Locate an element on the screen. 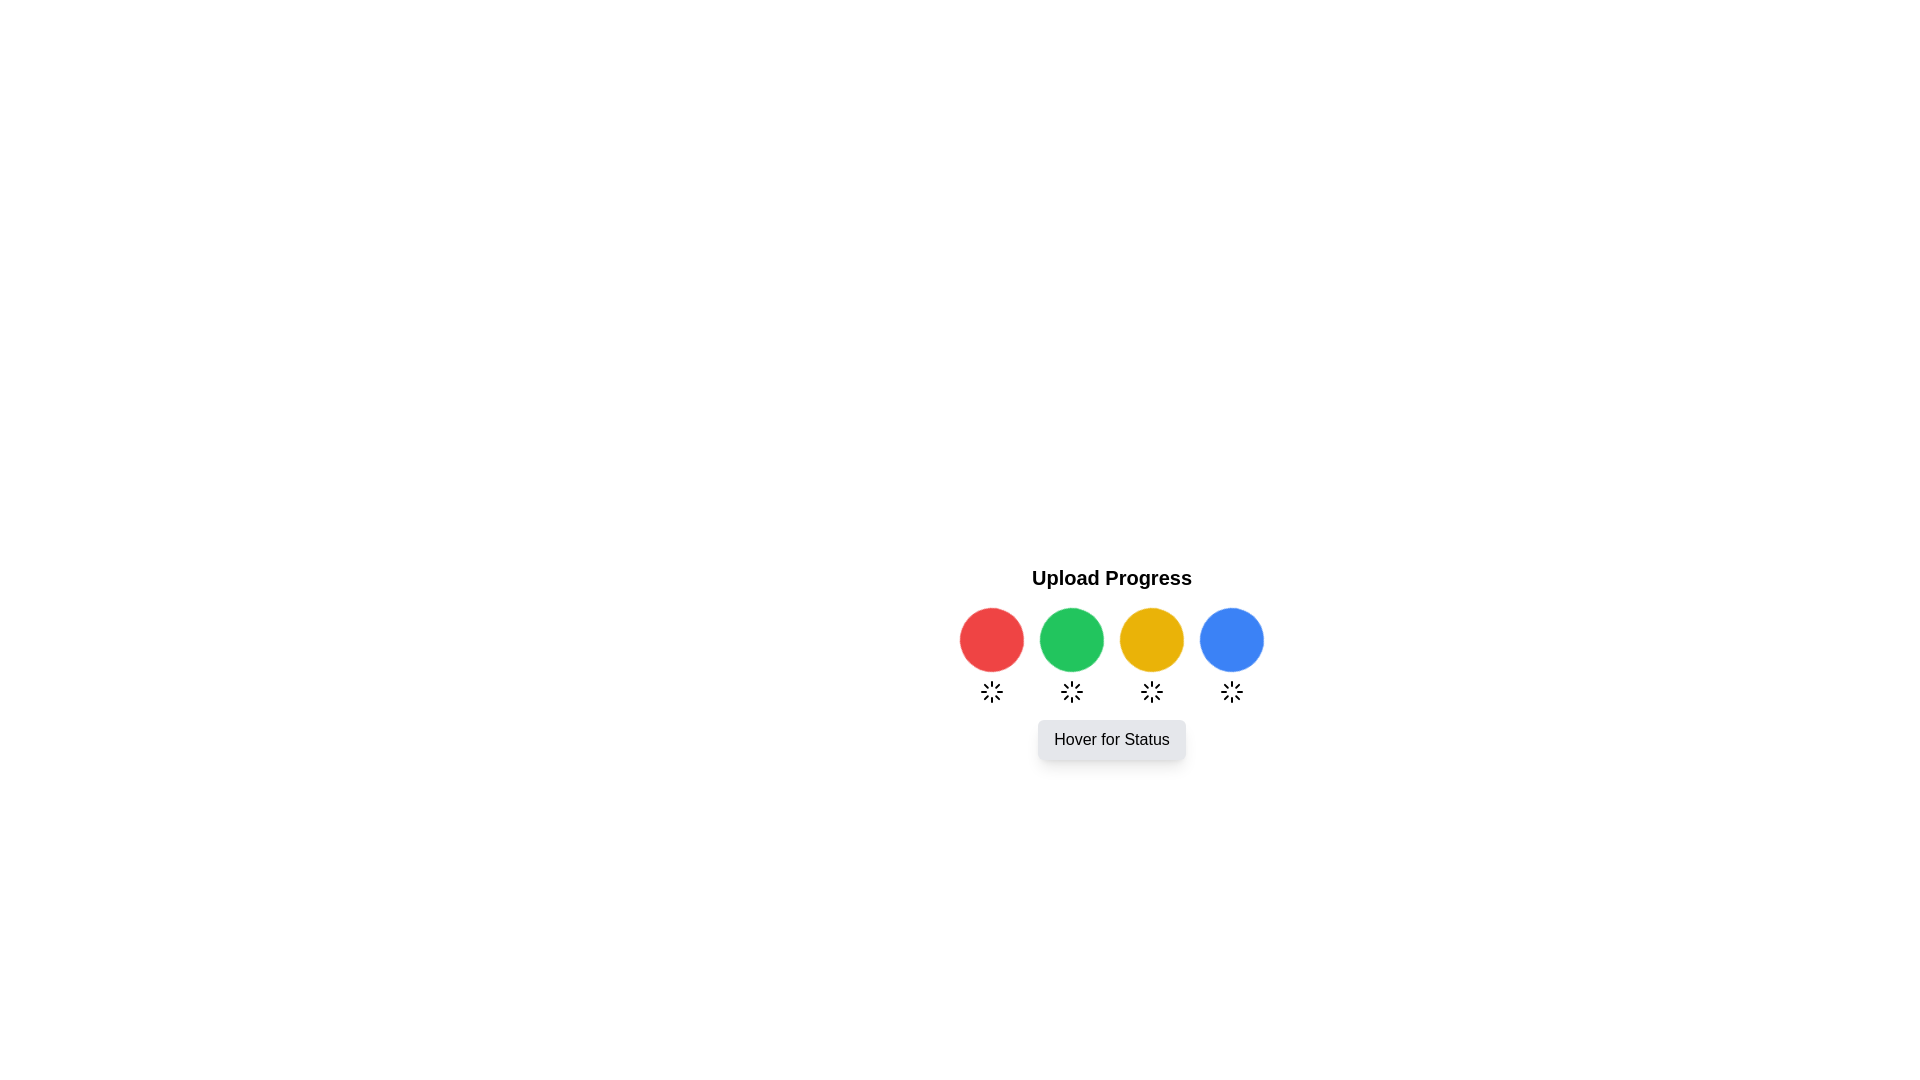  the animation of the circular graphic or spinner located directly beneath the 'Upload Progress' heading, which is the second item in a sequence of four colored circular elements is located at coordinates (1070, 640).